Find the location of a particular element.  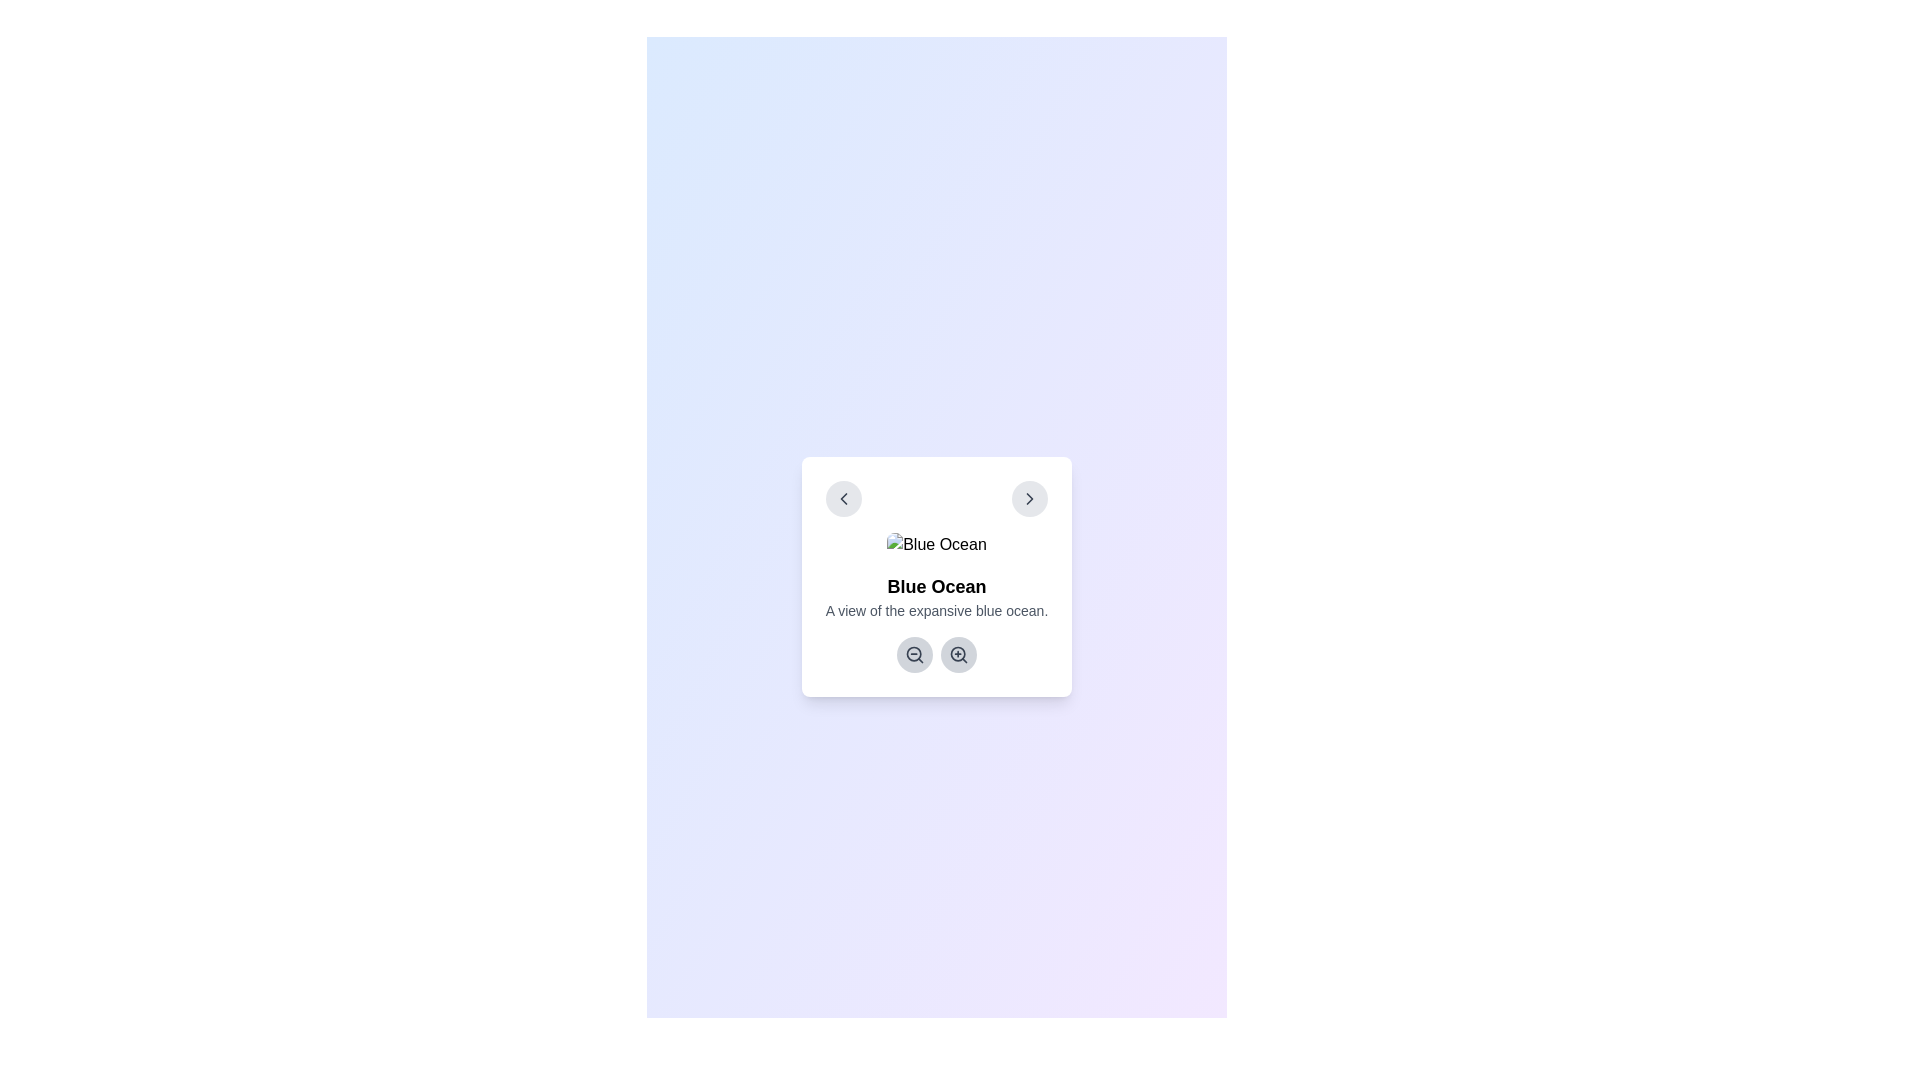

the Icon button (right chevron) located in the top-right corner of the card component is located at coordinates (1030, 497).